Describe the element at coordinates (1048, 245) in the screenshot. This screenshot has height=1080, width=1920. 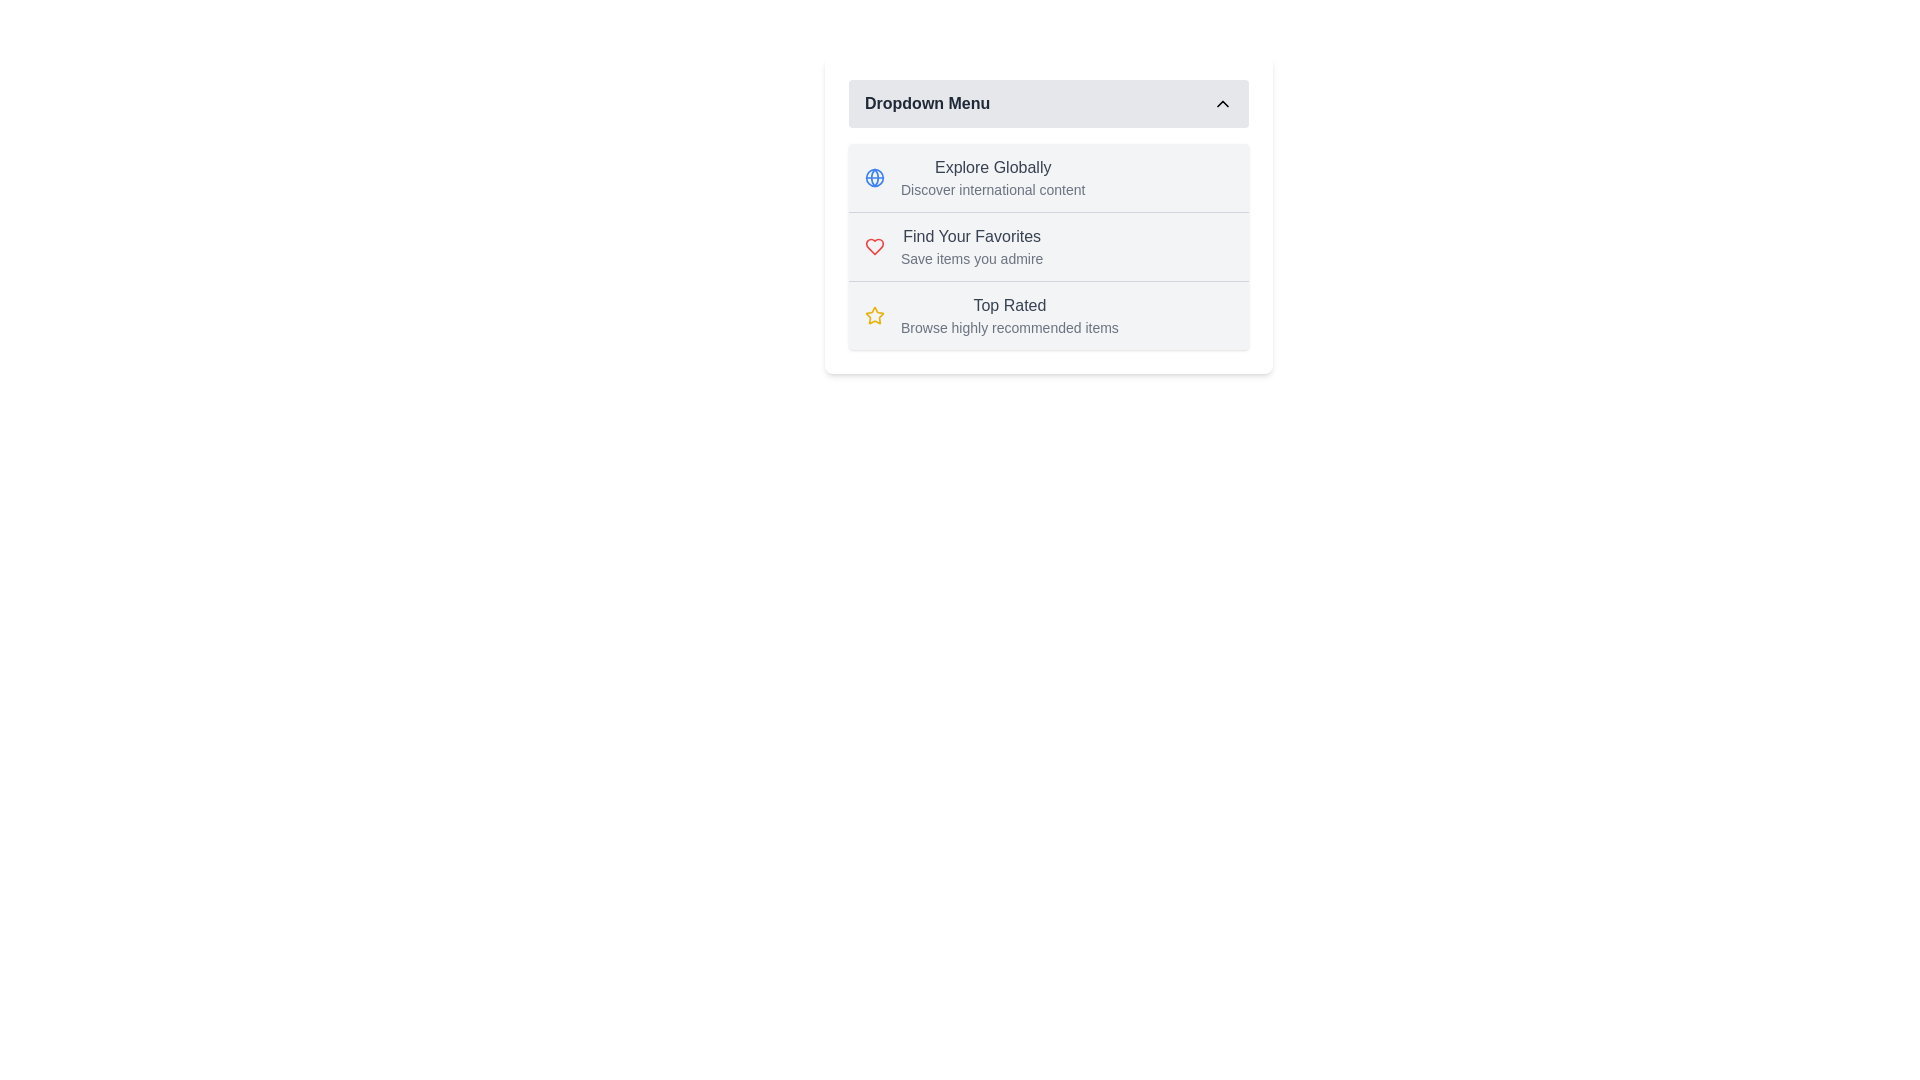
I see `the second item in the dropdown menu, which allows users to manage or observe their favorite items` at that location.